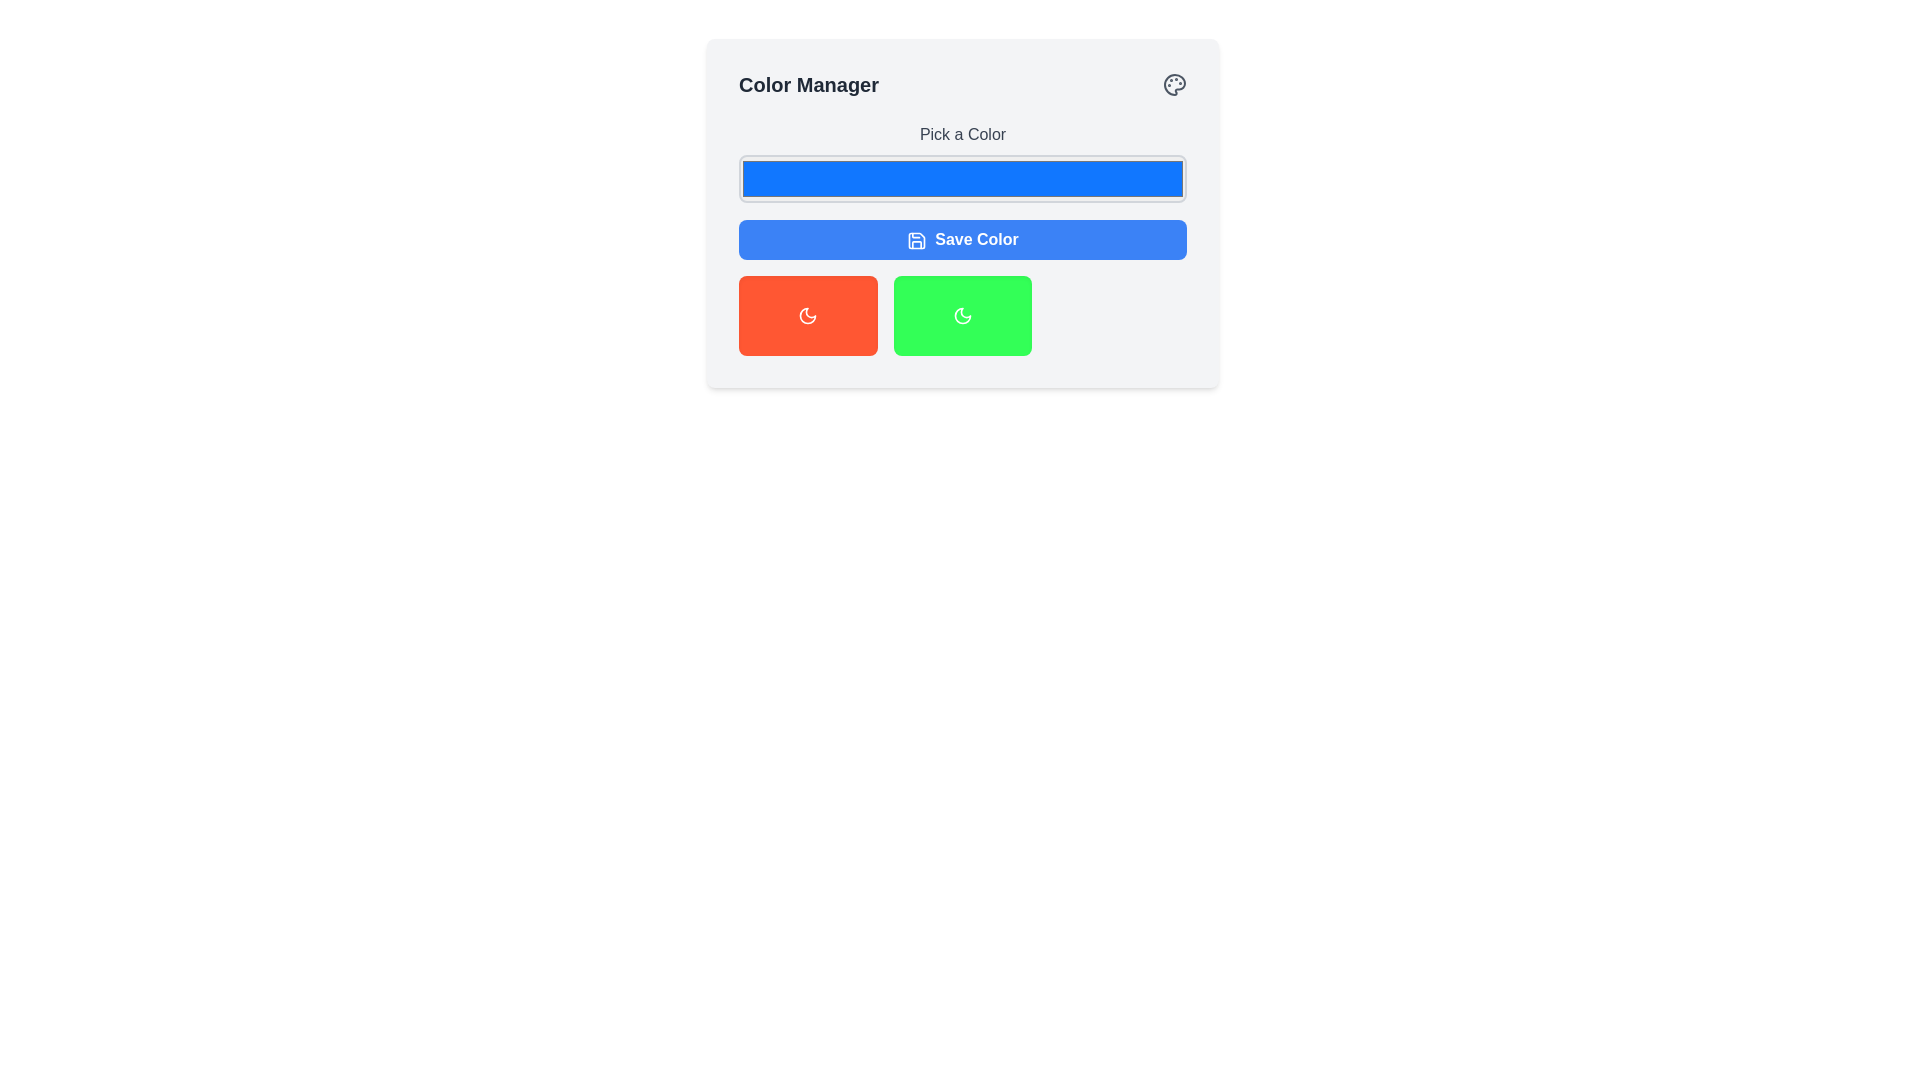  What do you see at coordinates (963, 162) in the screenshot?
I see `the Color Picker Input element labeled 'Pick a Color'` at bounding box center [963, 162].